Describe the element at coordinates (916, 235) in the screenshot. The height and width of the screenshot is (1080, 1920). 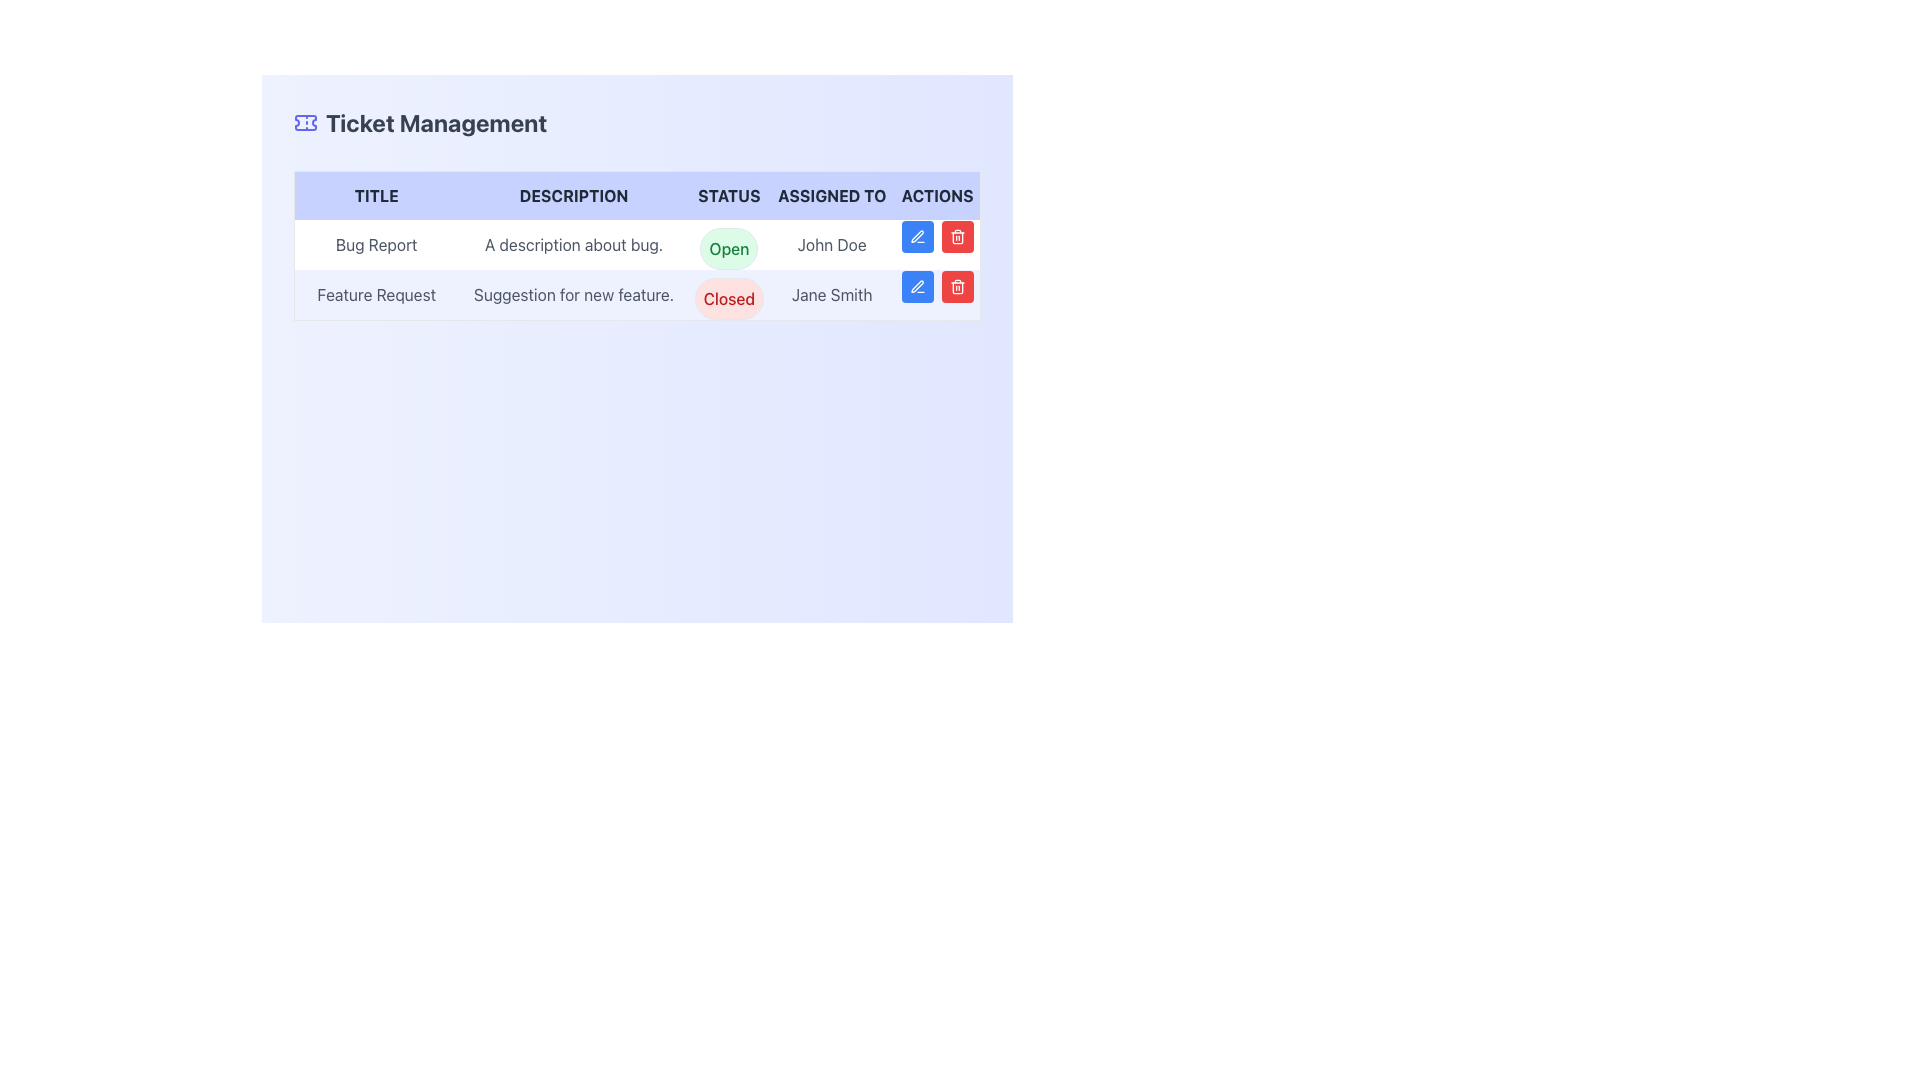
I see `the small pen icon with a blue background located in the 'Actions' column of the second row in the ticket management table` at that location.